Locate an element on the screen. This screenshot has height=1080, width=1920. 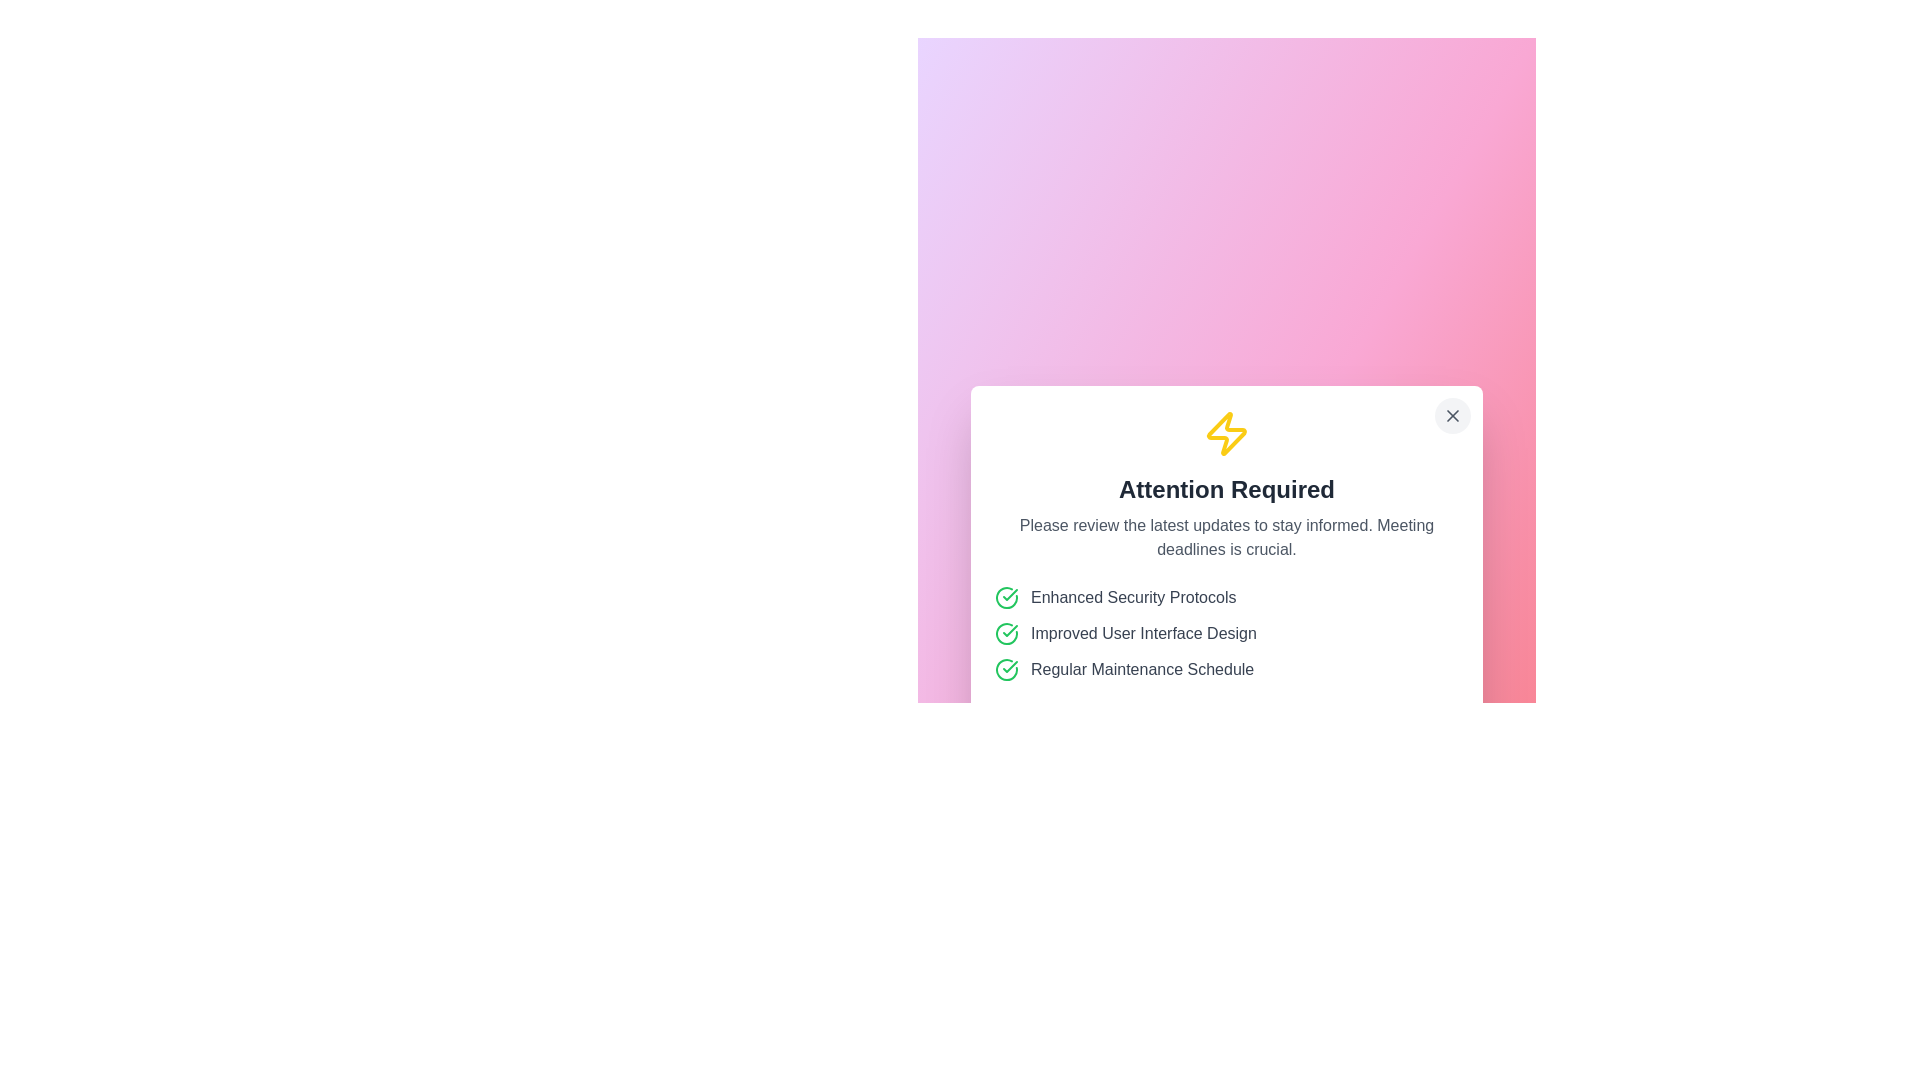
the dismiss button located at the bottom-right of the 'Attention Required' dialog to change its appearance is located at coordinates (1347, 725).